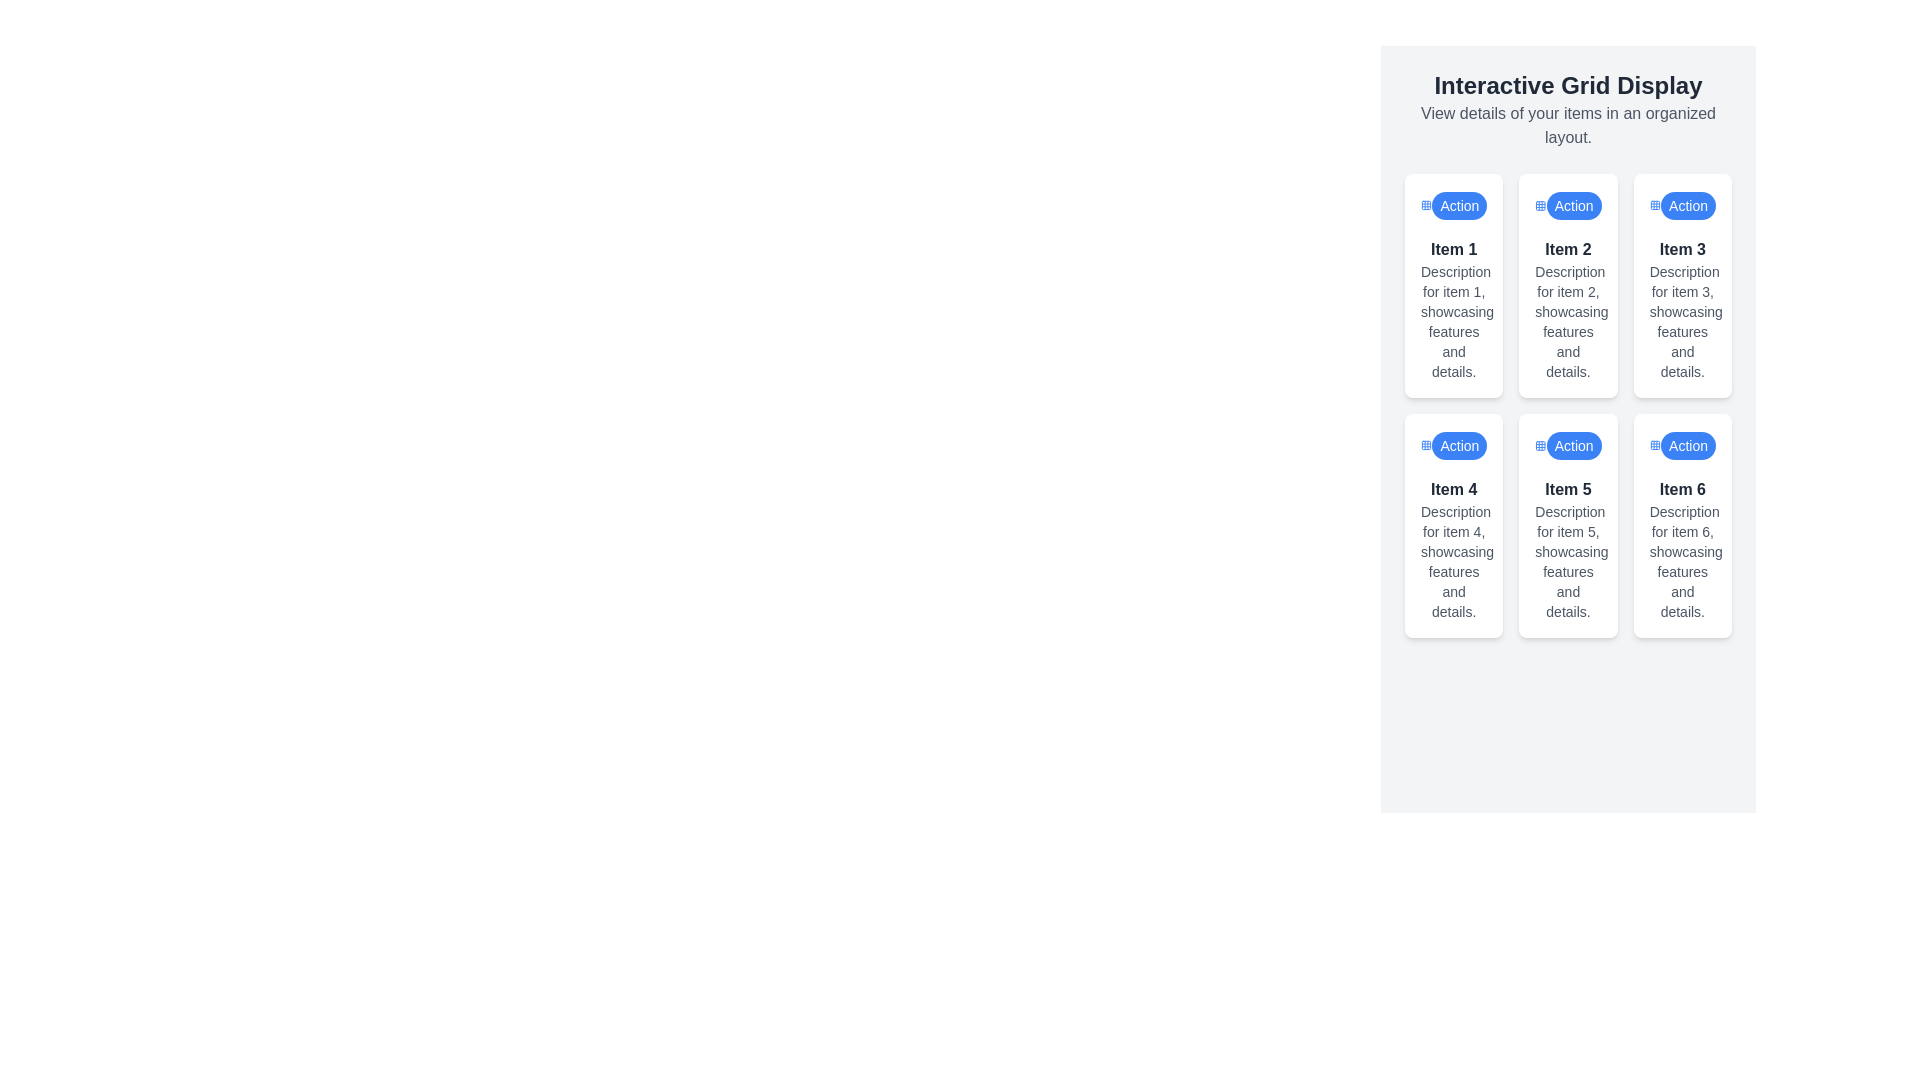  Describe the element at coordinates (1567, 445) in the screenshot. I see `the blue 'Action' button with a grid icon` at that location.